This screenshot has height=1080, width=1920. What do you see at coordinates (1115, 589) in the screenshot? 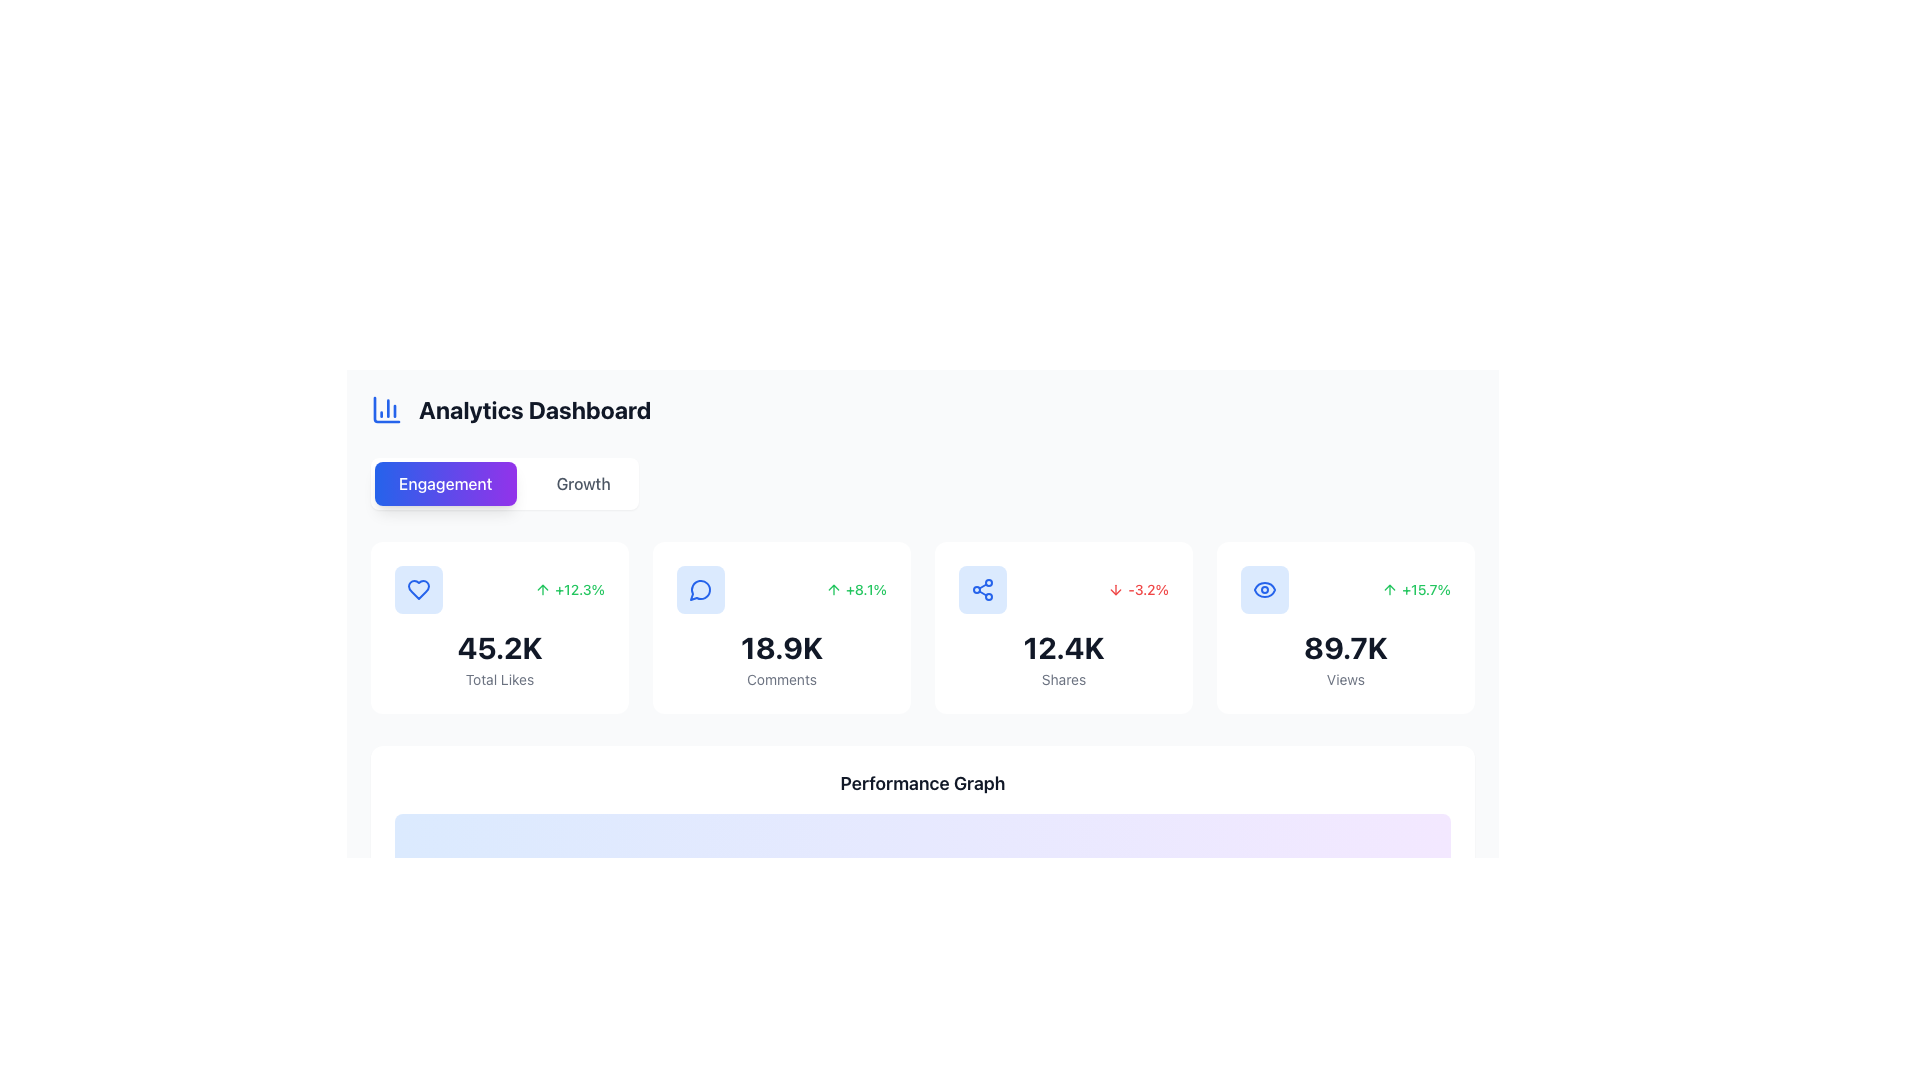
I see `the decrease icon that visually indicates a decrease and is positioned to the left of the '-3.2%' text above the '12.4K Shares' card in the dashboard layout` at bounding box center [1115, 589].